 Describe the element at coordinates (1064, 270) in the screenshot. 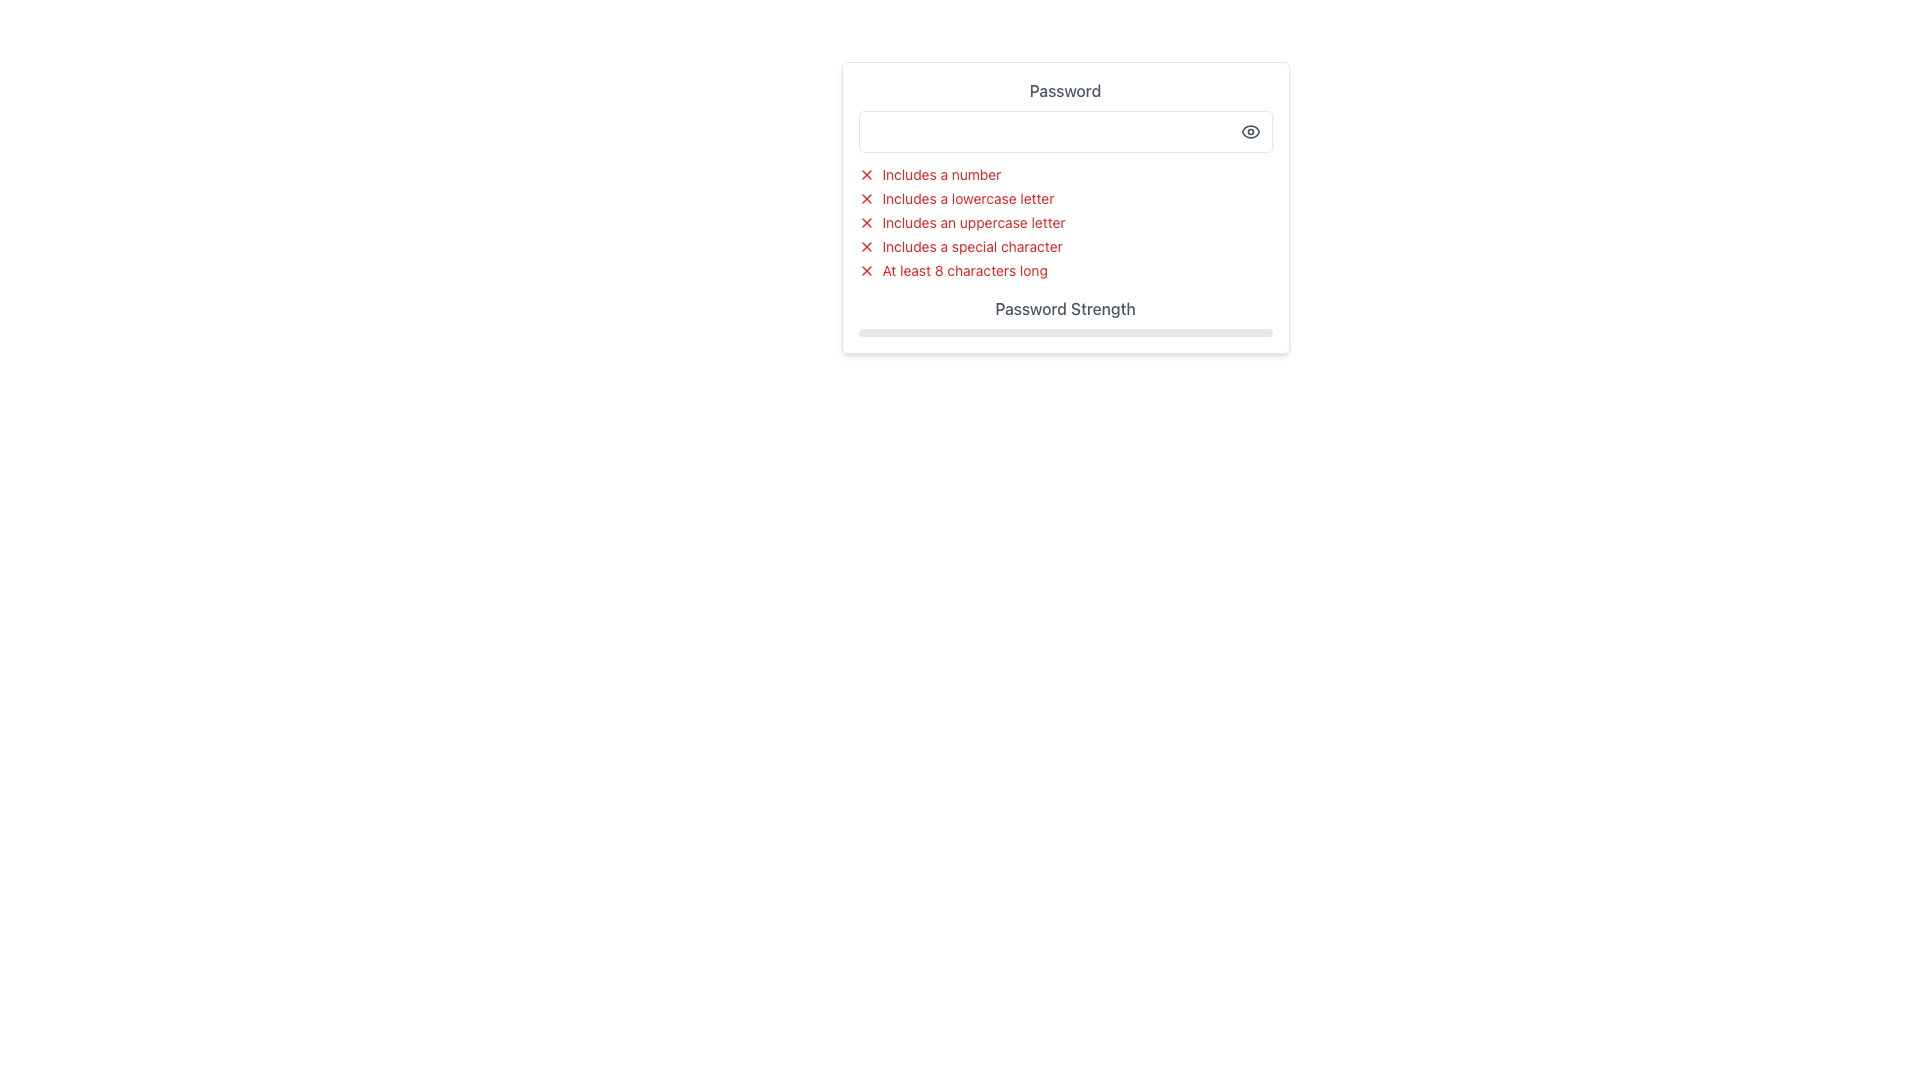

I see `the red-colored text label reading 'At least 8 characters long' with a red cross icon, positioned as the fifth item in the list of password instruction criteria` at that location.